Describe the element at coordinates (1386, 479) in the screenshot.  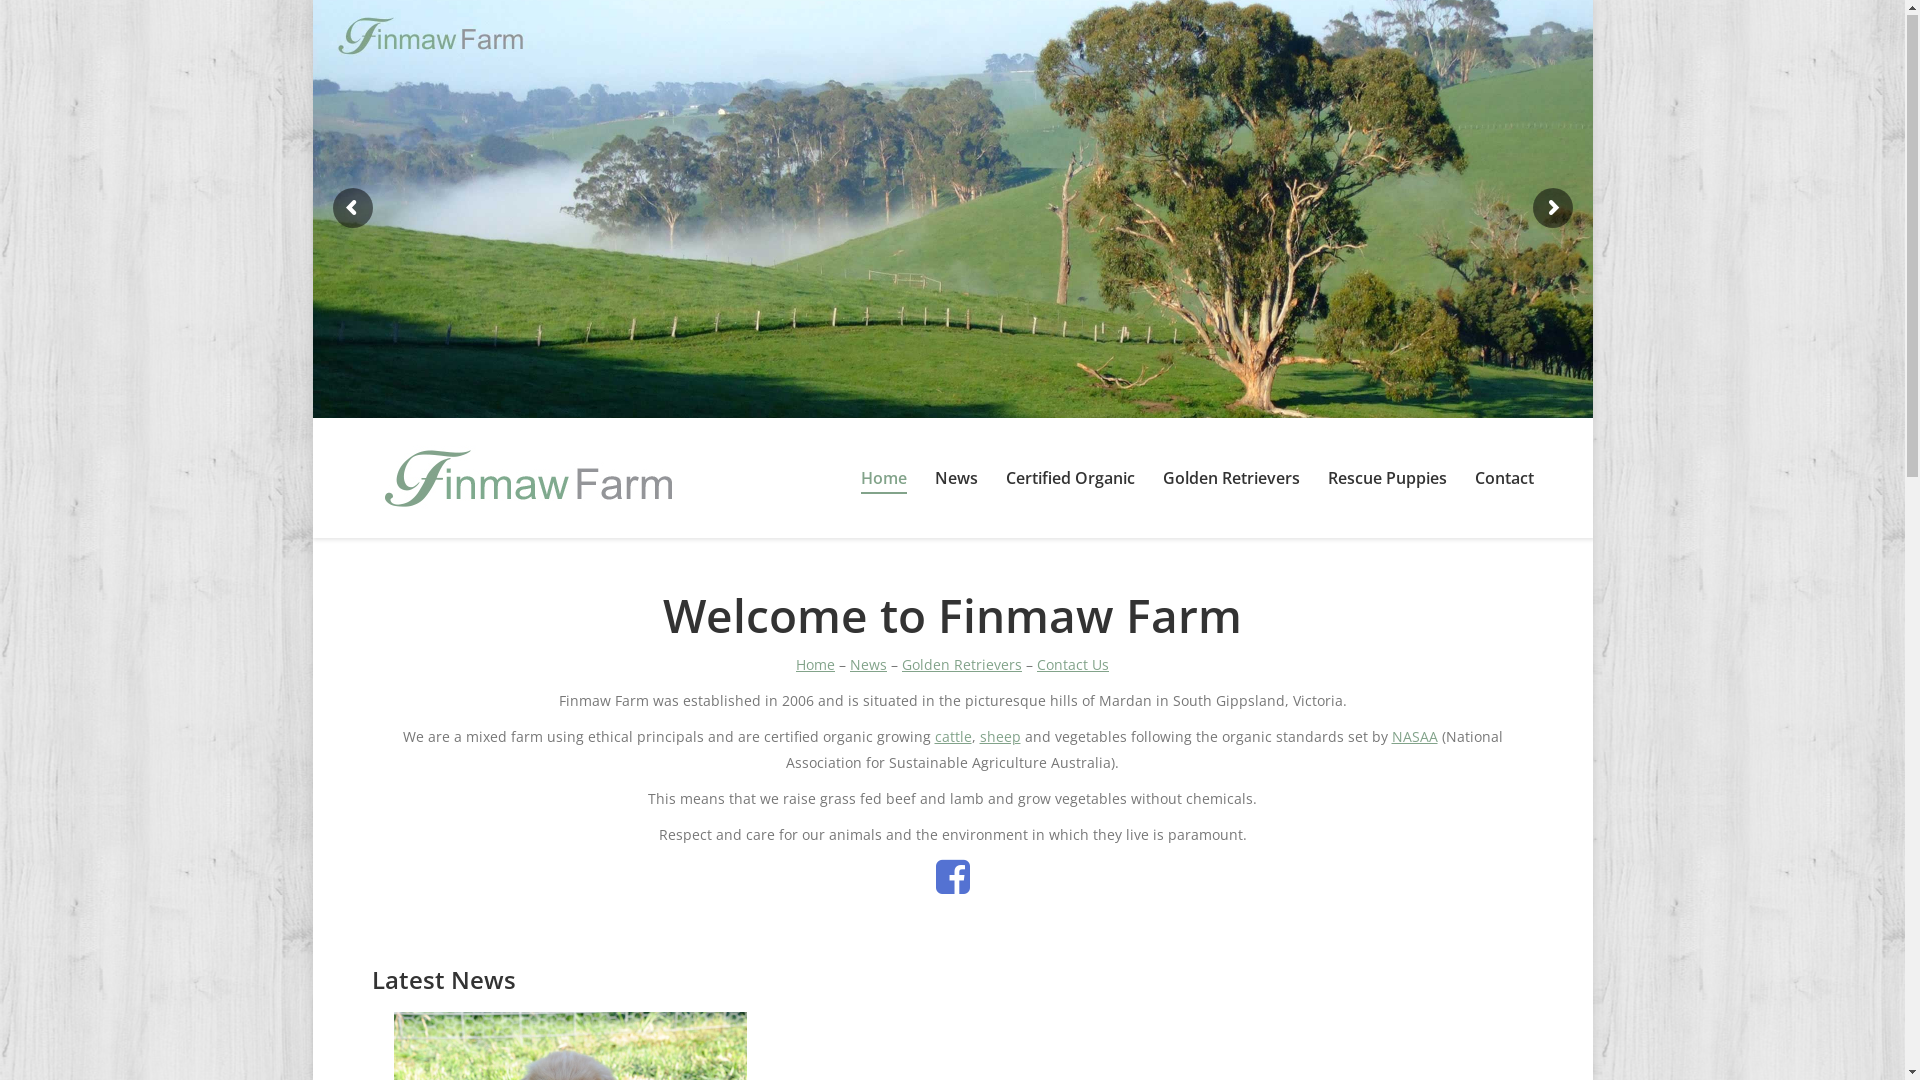
I see `'Rescue Puppies'` at that location.